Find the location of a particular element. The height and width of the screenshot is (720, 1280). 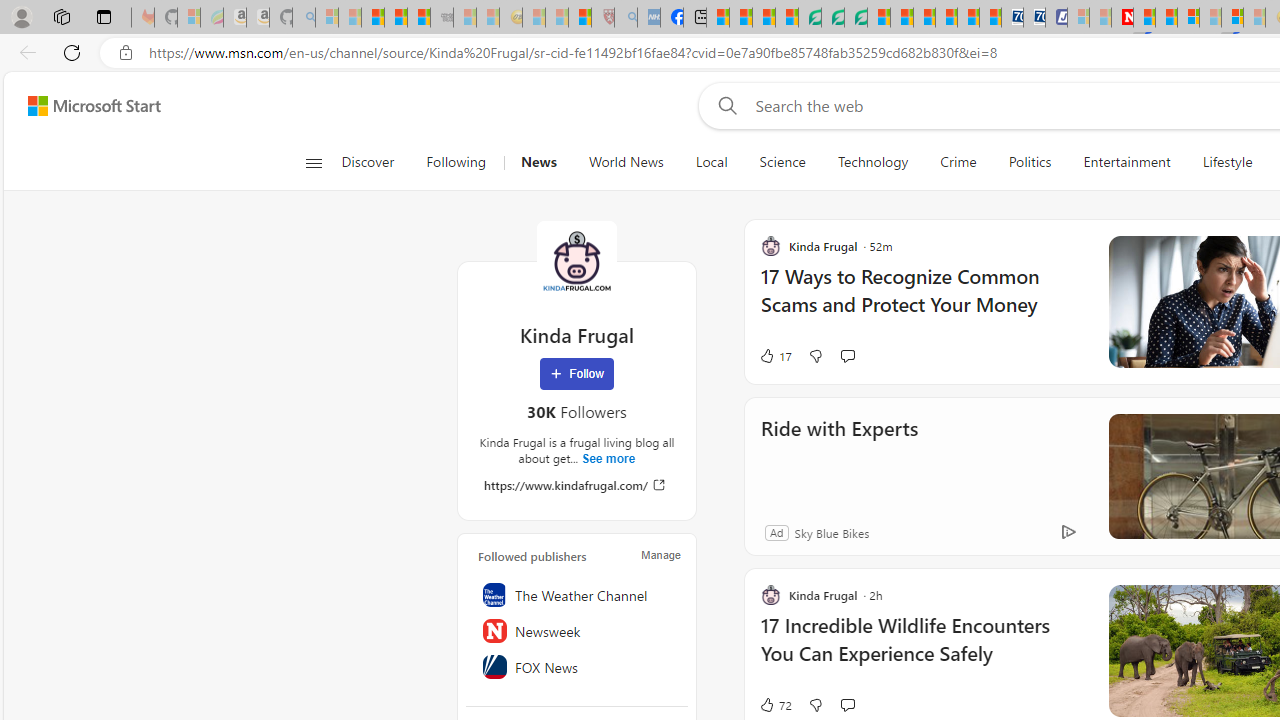

'Cheap Hotels - Save70.com' is located at coordinates (1034, 17).